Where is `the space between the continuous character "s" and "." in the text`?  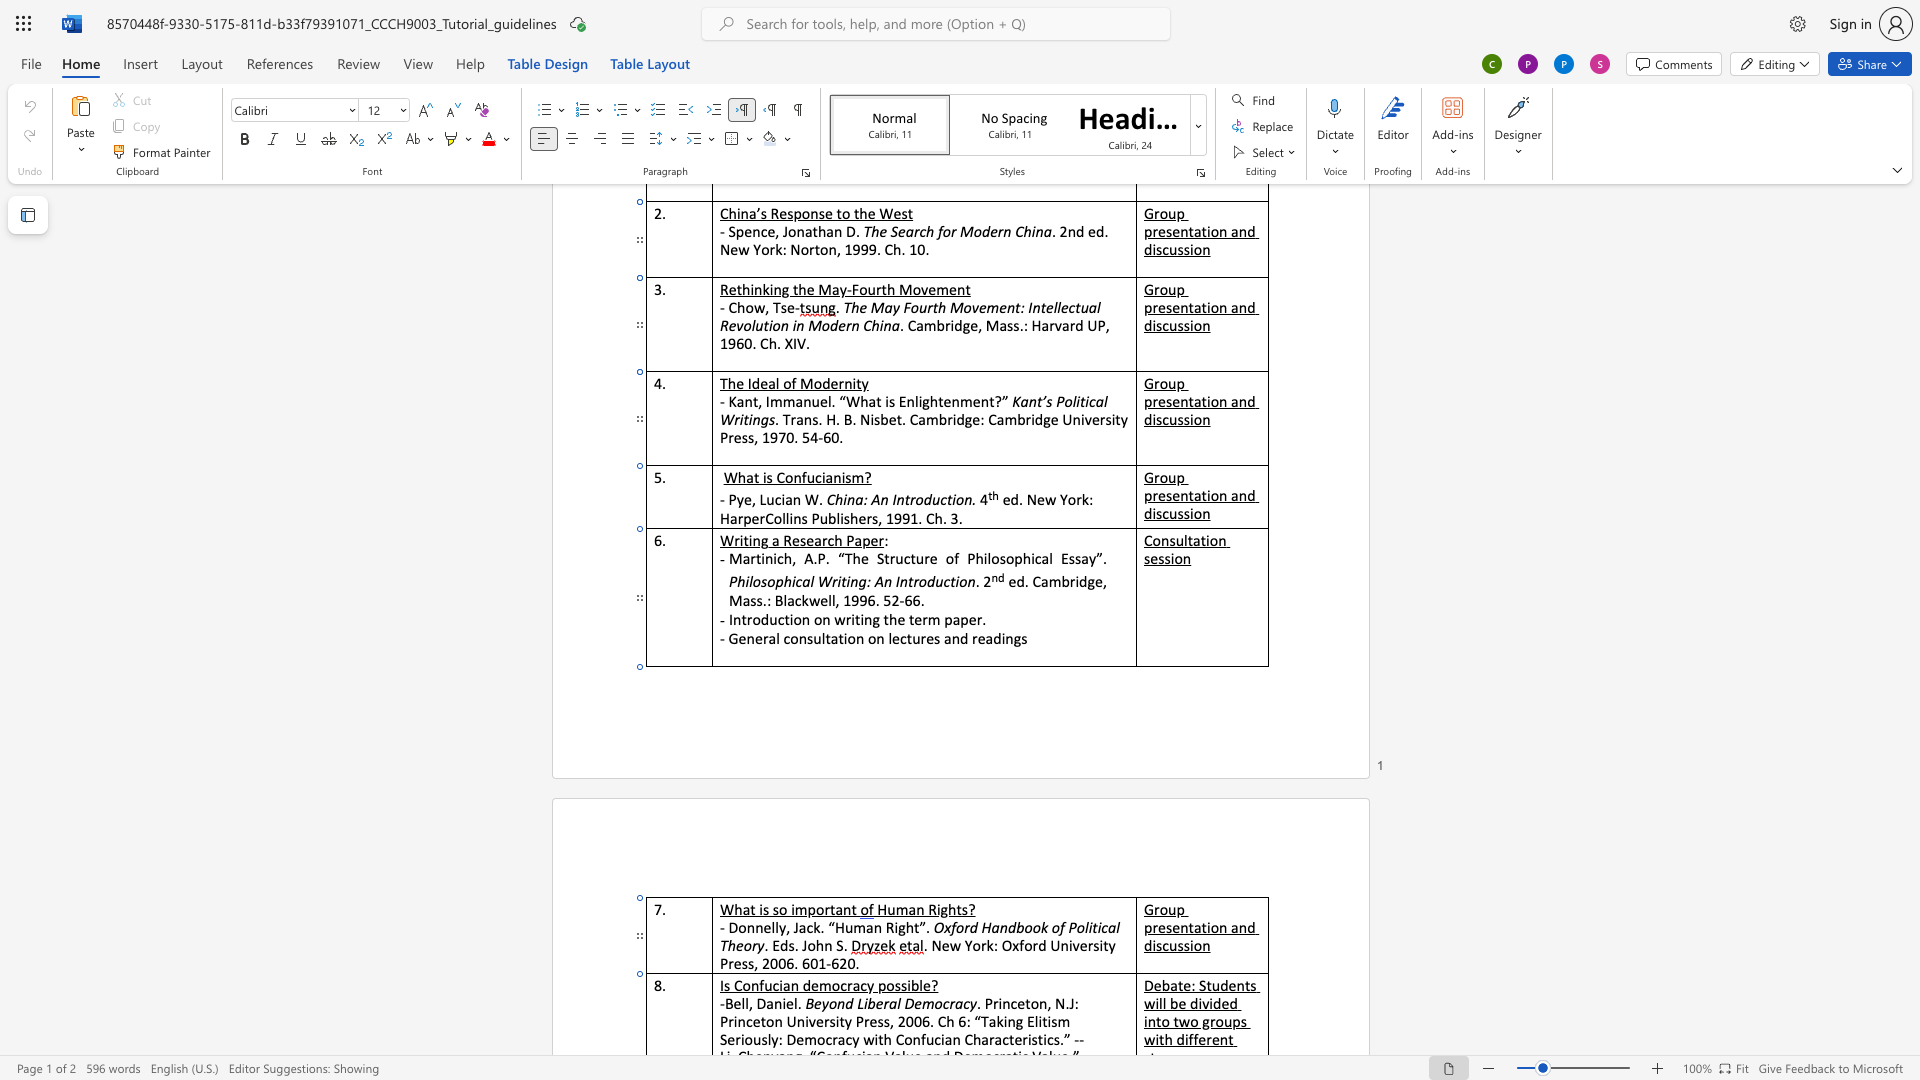
the space between the continuous character "s" and "." in the text is located at coordinates (793, 945).